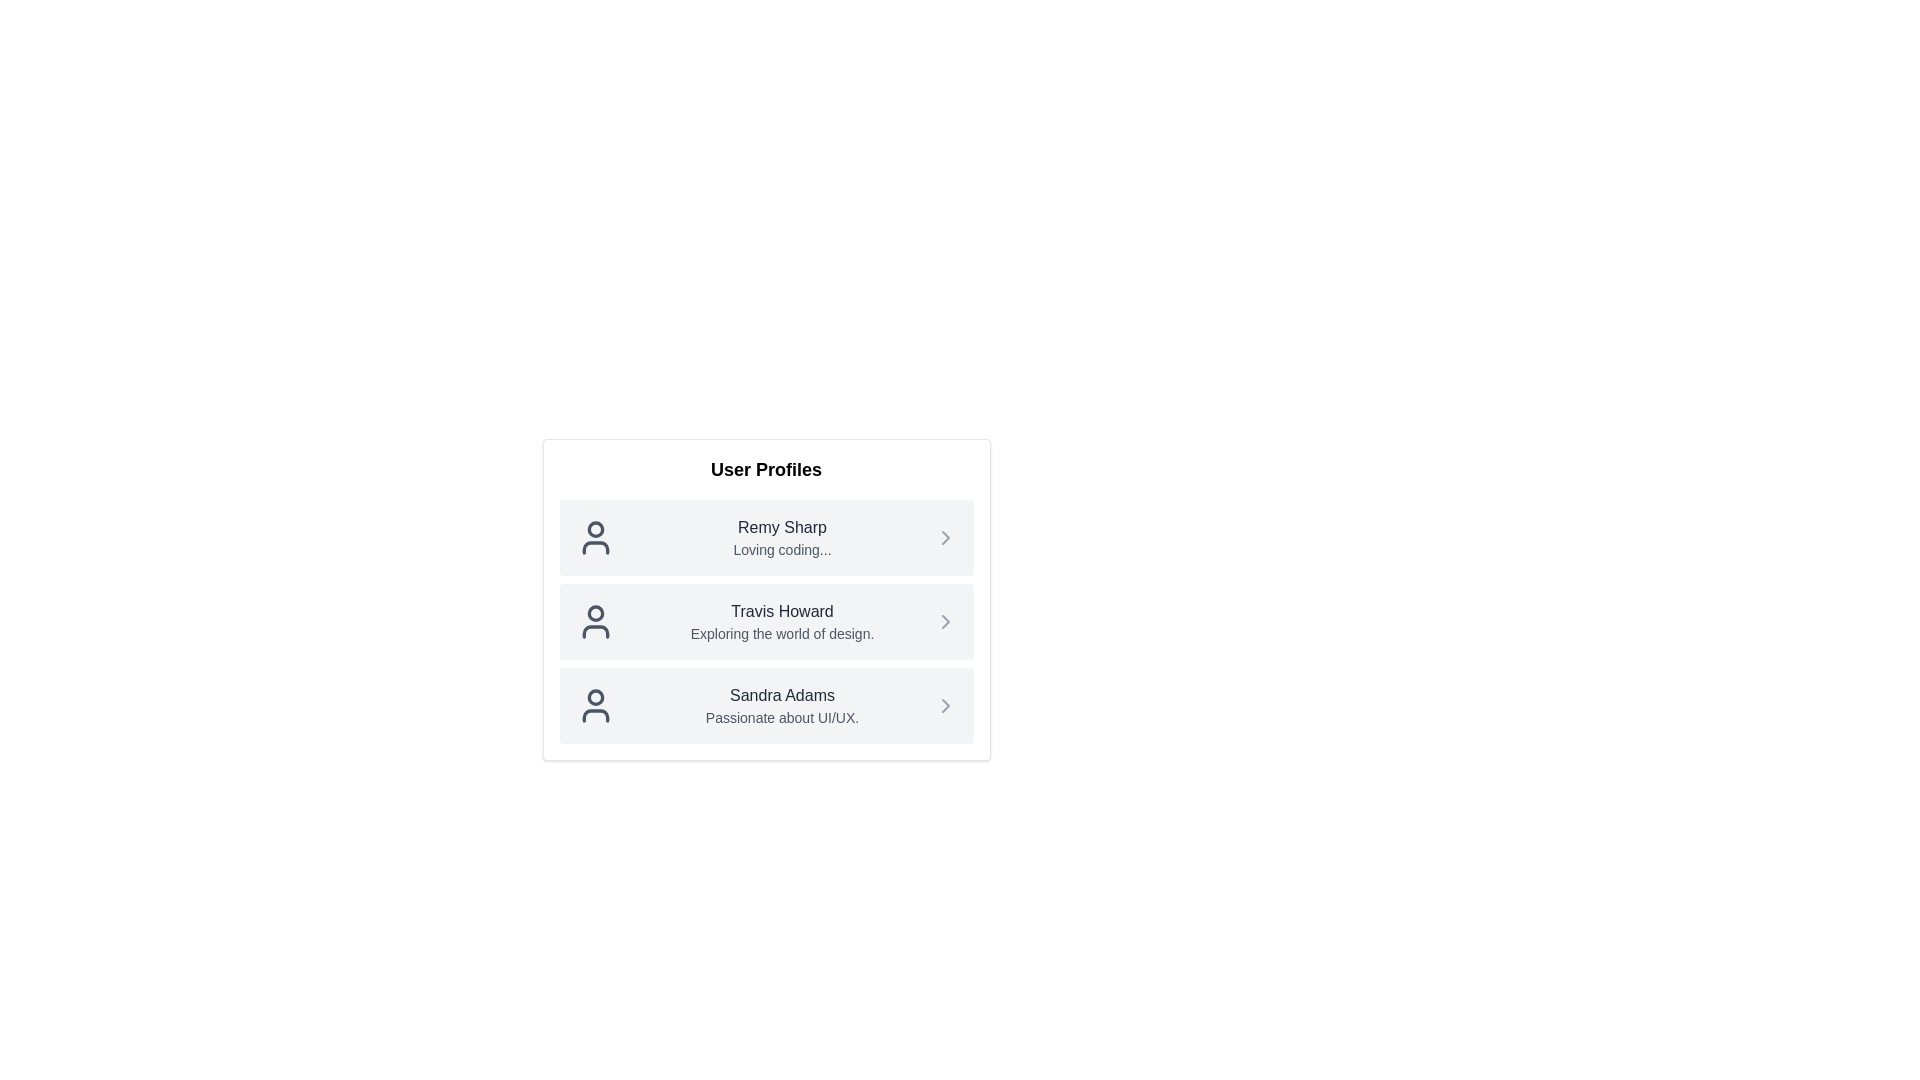 The image size is (1920, 1080). I want to click on the Chevron icon associated with the first user profile entry for 'Remy Sharp', so click(944, 536).